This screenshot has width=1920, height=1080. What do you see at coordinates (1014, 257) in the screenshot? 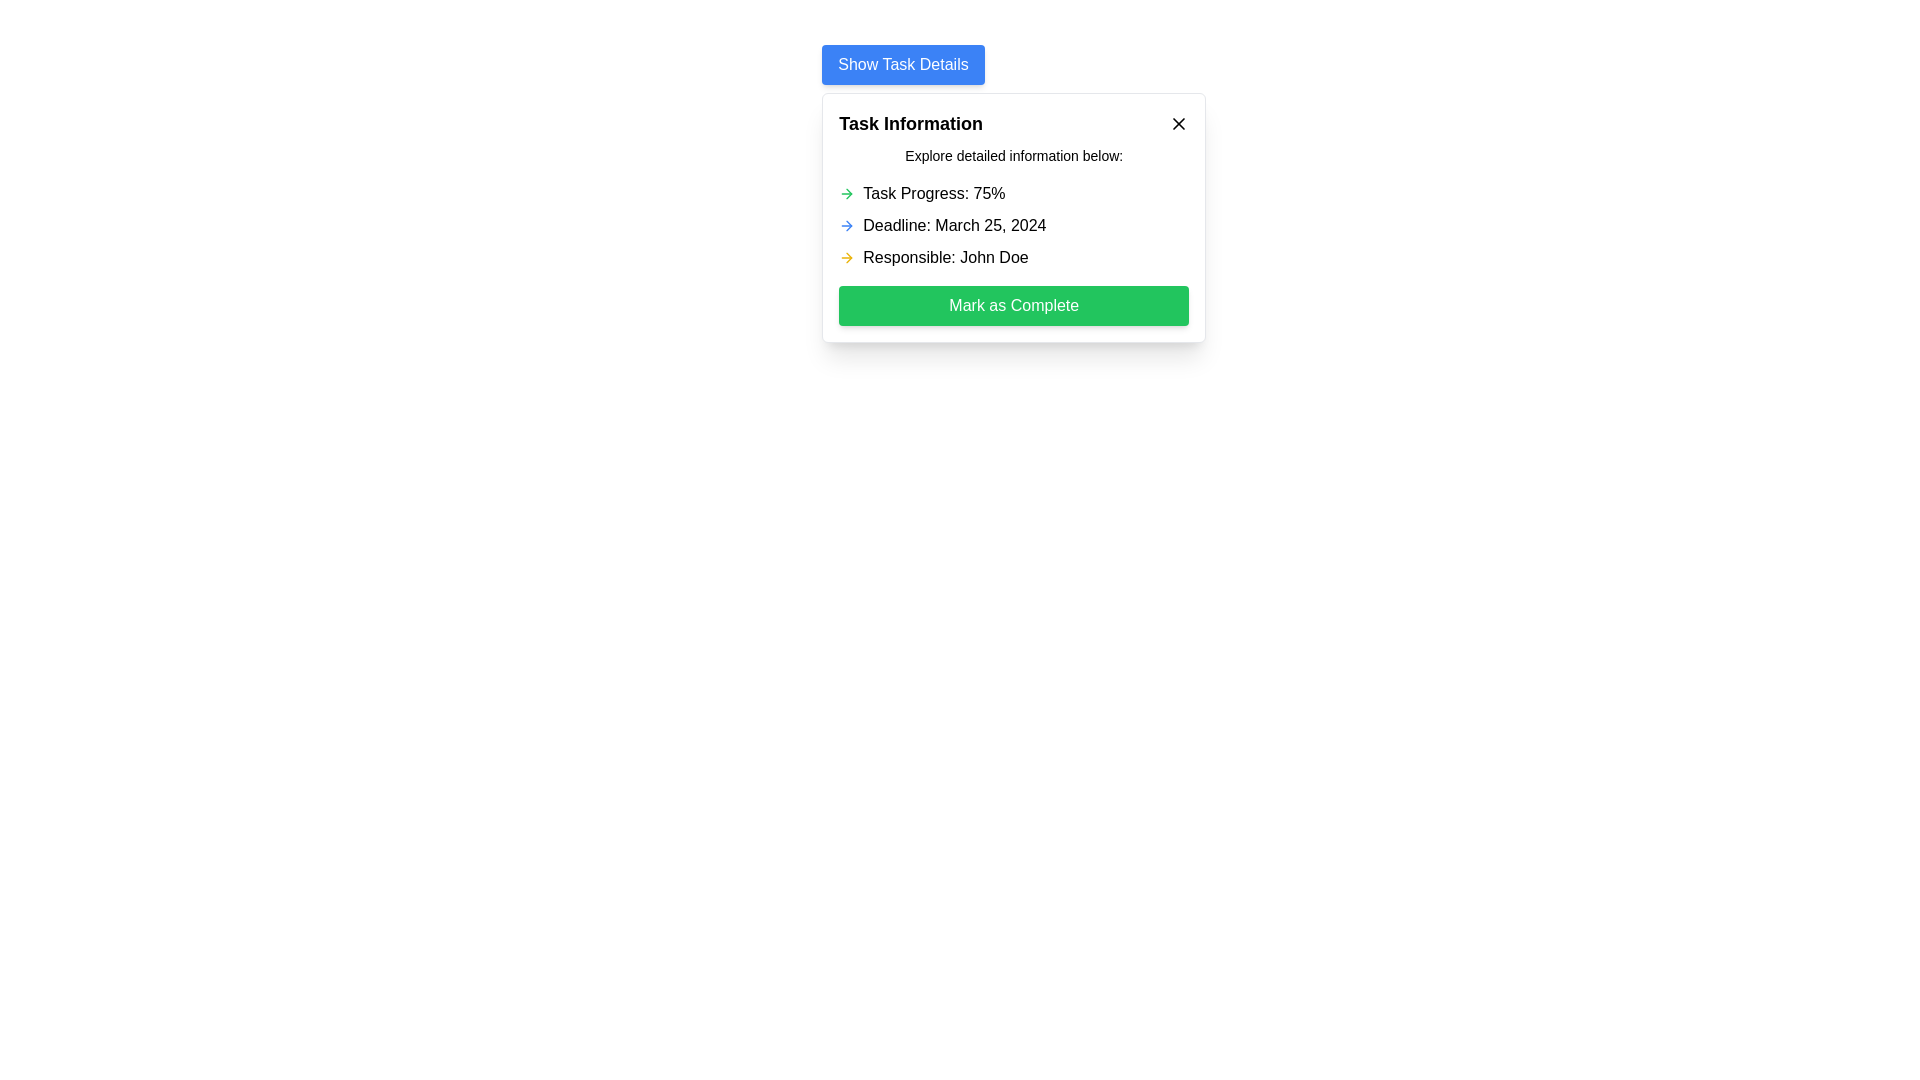
I see `the text label displaying the name of the person responsible for the task, which is located in the card layout below 'Task Progress' and 'Deadline', and just above the 'Mark as Complete' button` at bounding box center [1014, 257].